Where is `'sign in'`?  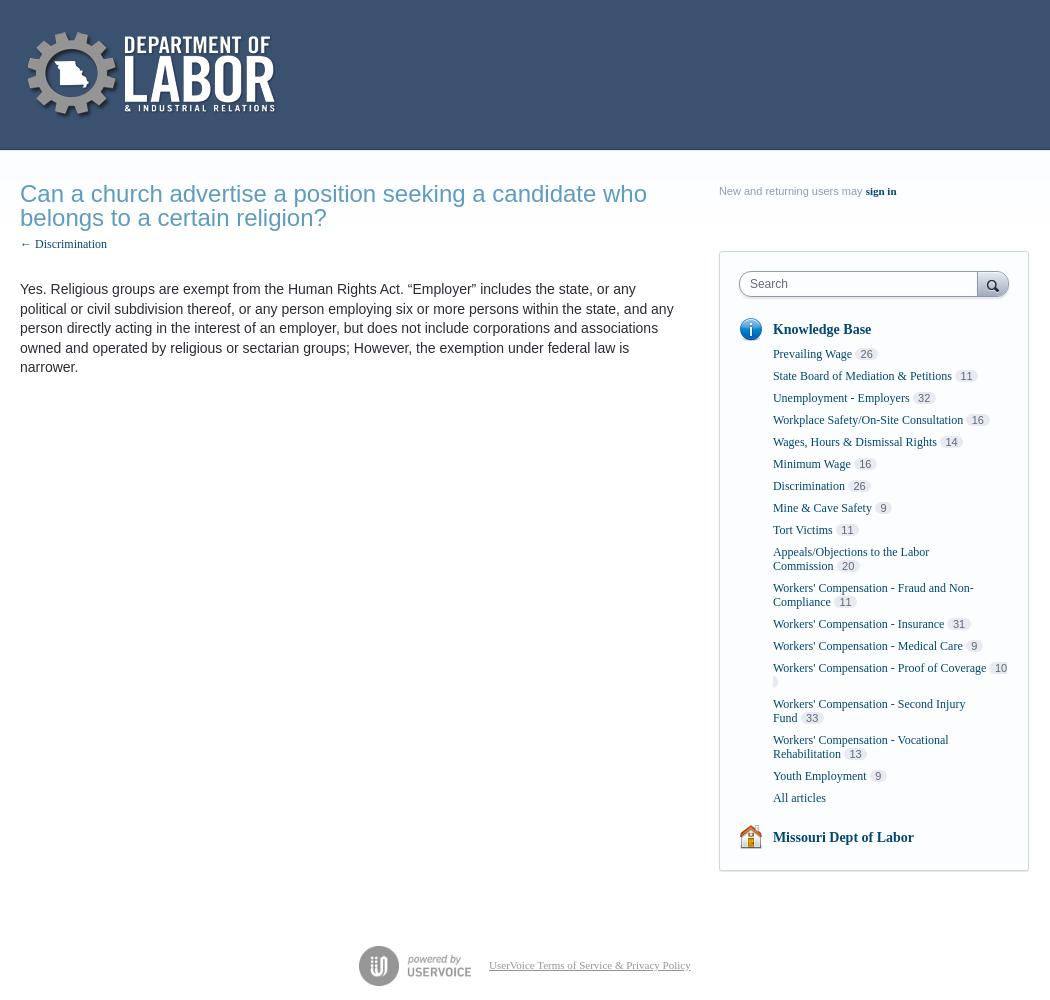 'sign in' is located at coordinates (879, 190).